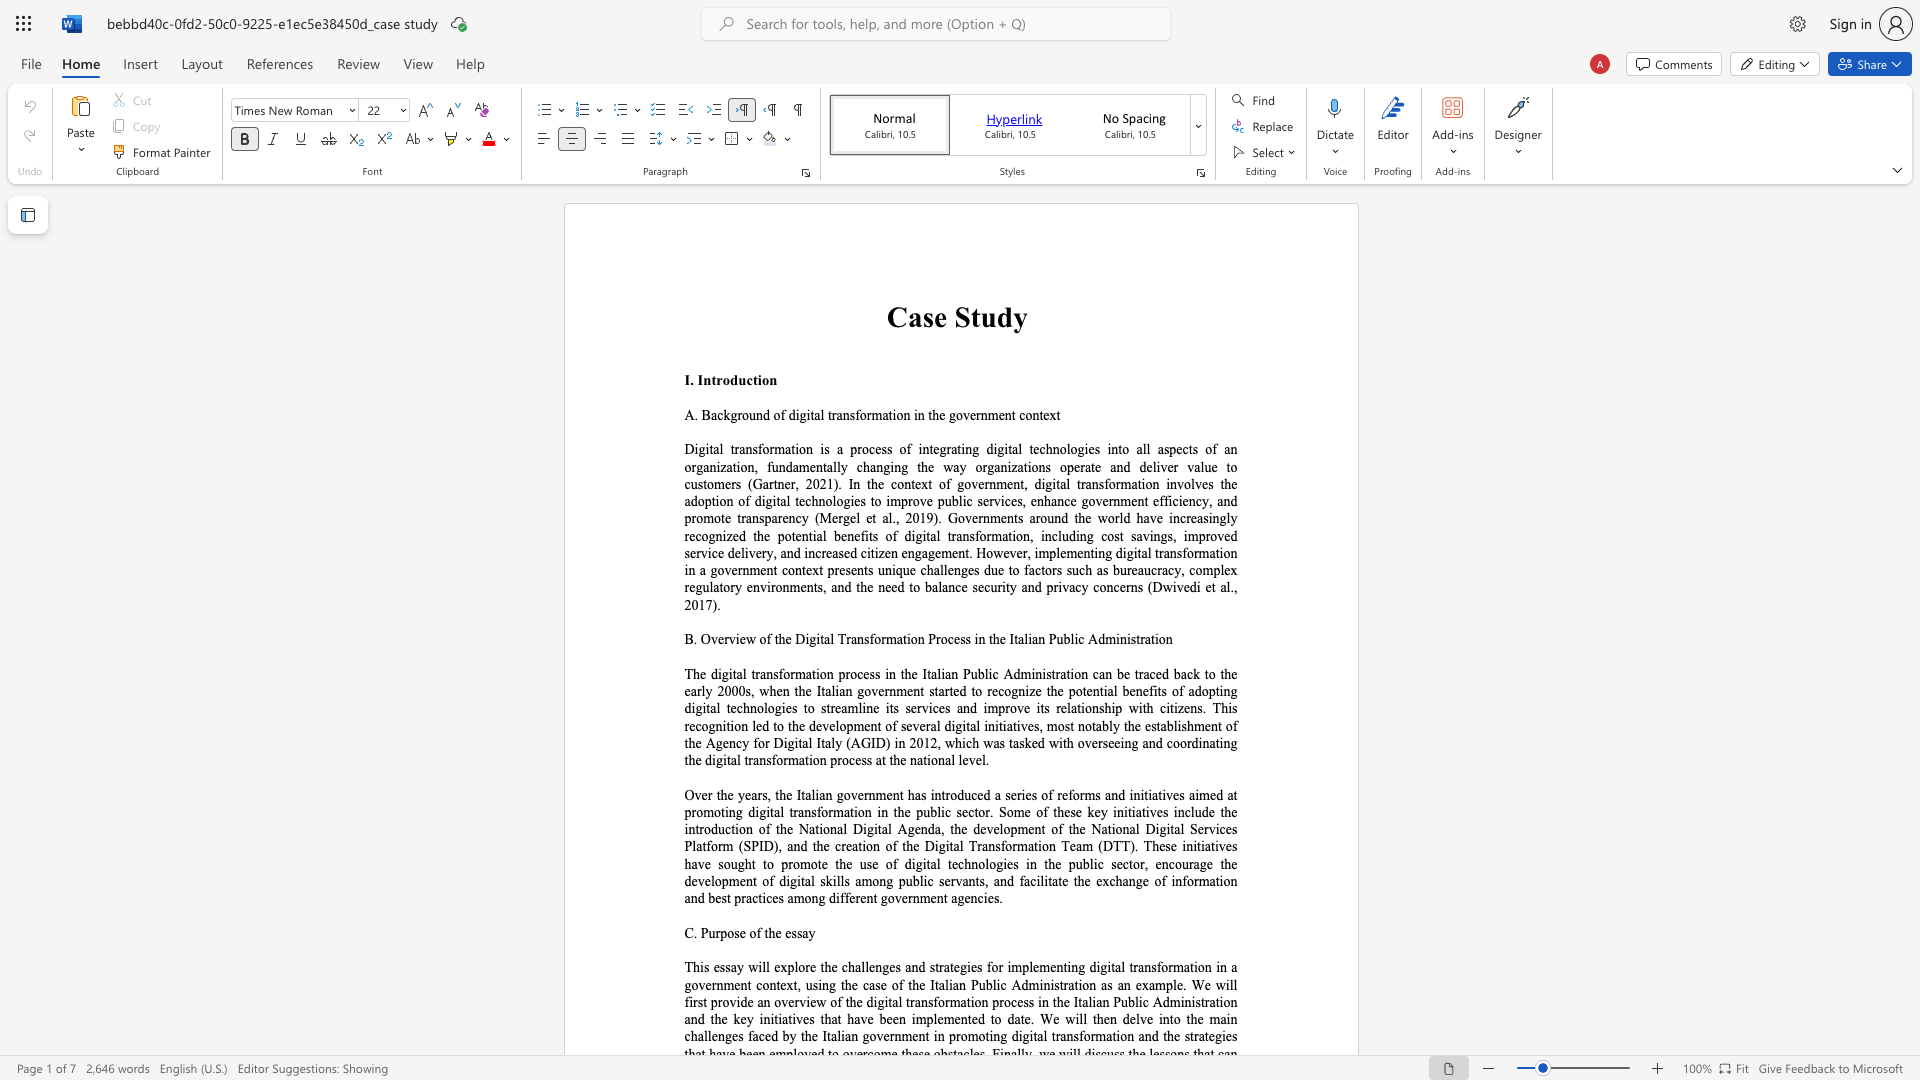  What do you see at coordinates (1155, 863) in the screenshot?
I see `the subset text "encourage the development of digital sk" within the text "to promote the use of digital technologies in the public sector, encourage the development of digital skills among p"` at bounding box center [1155, 863].